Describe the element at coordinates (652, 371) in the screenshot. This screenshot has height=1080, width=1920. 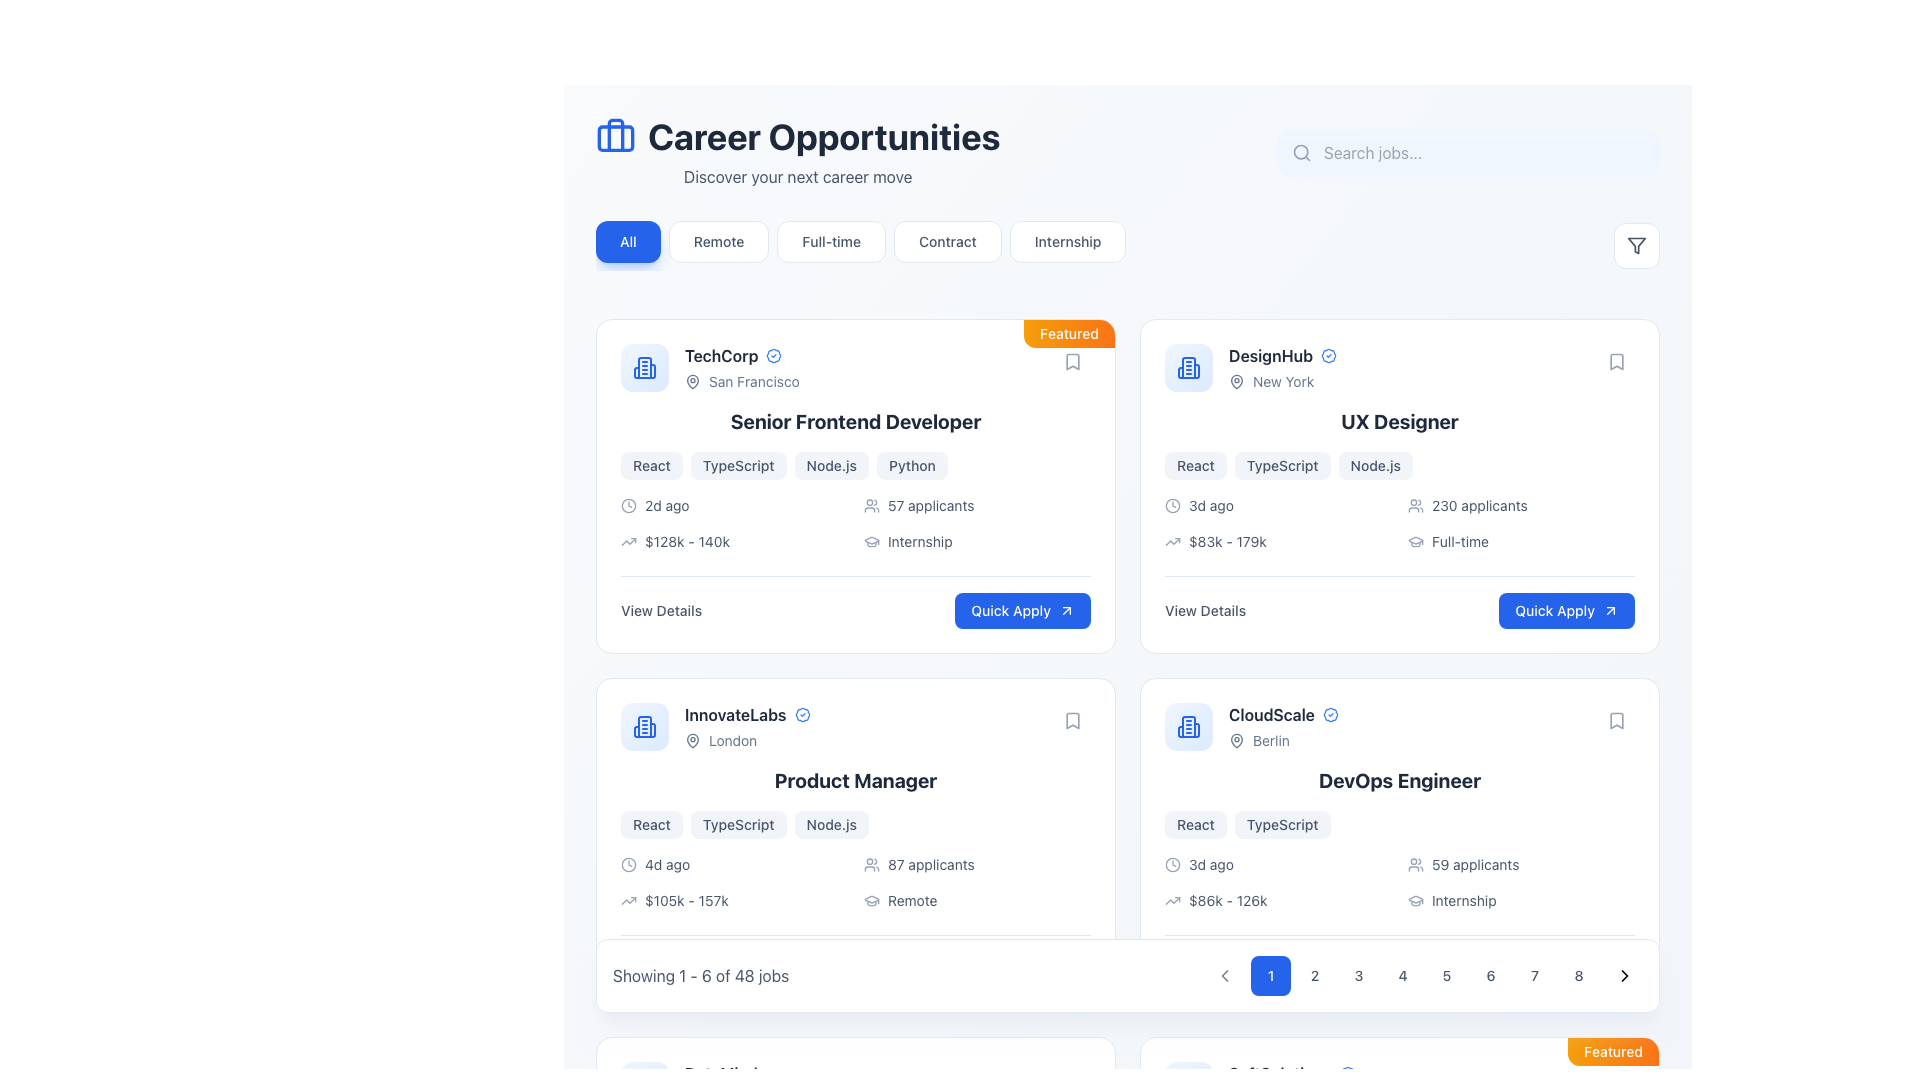
I see `the rightmost vertical stroke of the vector graphic representing a building icon, which is part of an SVG graphic` at that location.